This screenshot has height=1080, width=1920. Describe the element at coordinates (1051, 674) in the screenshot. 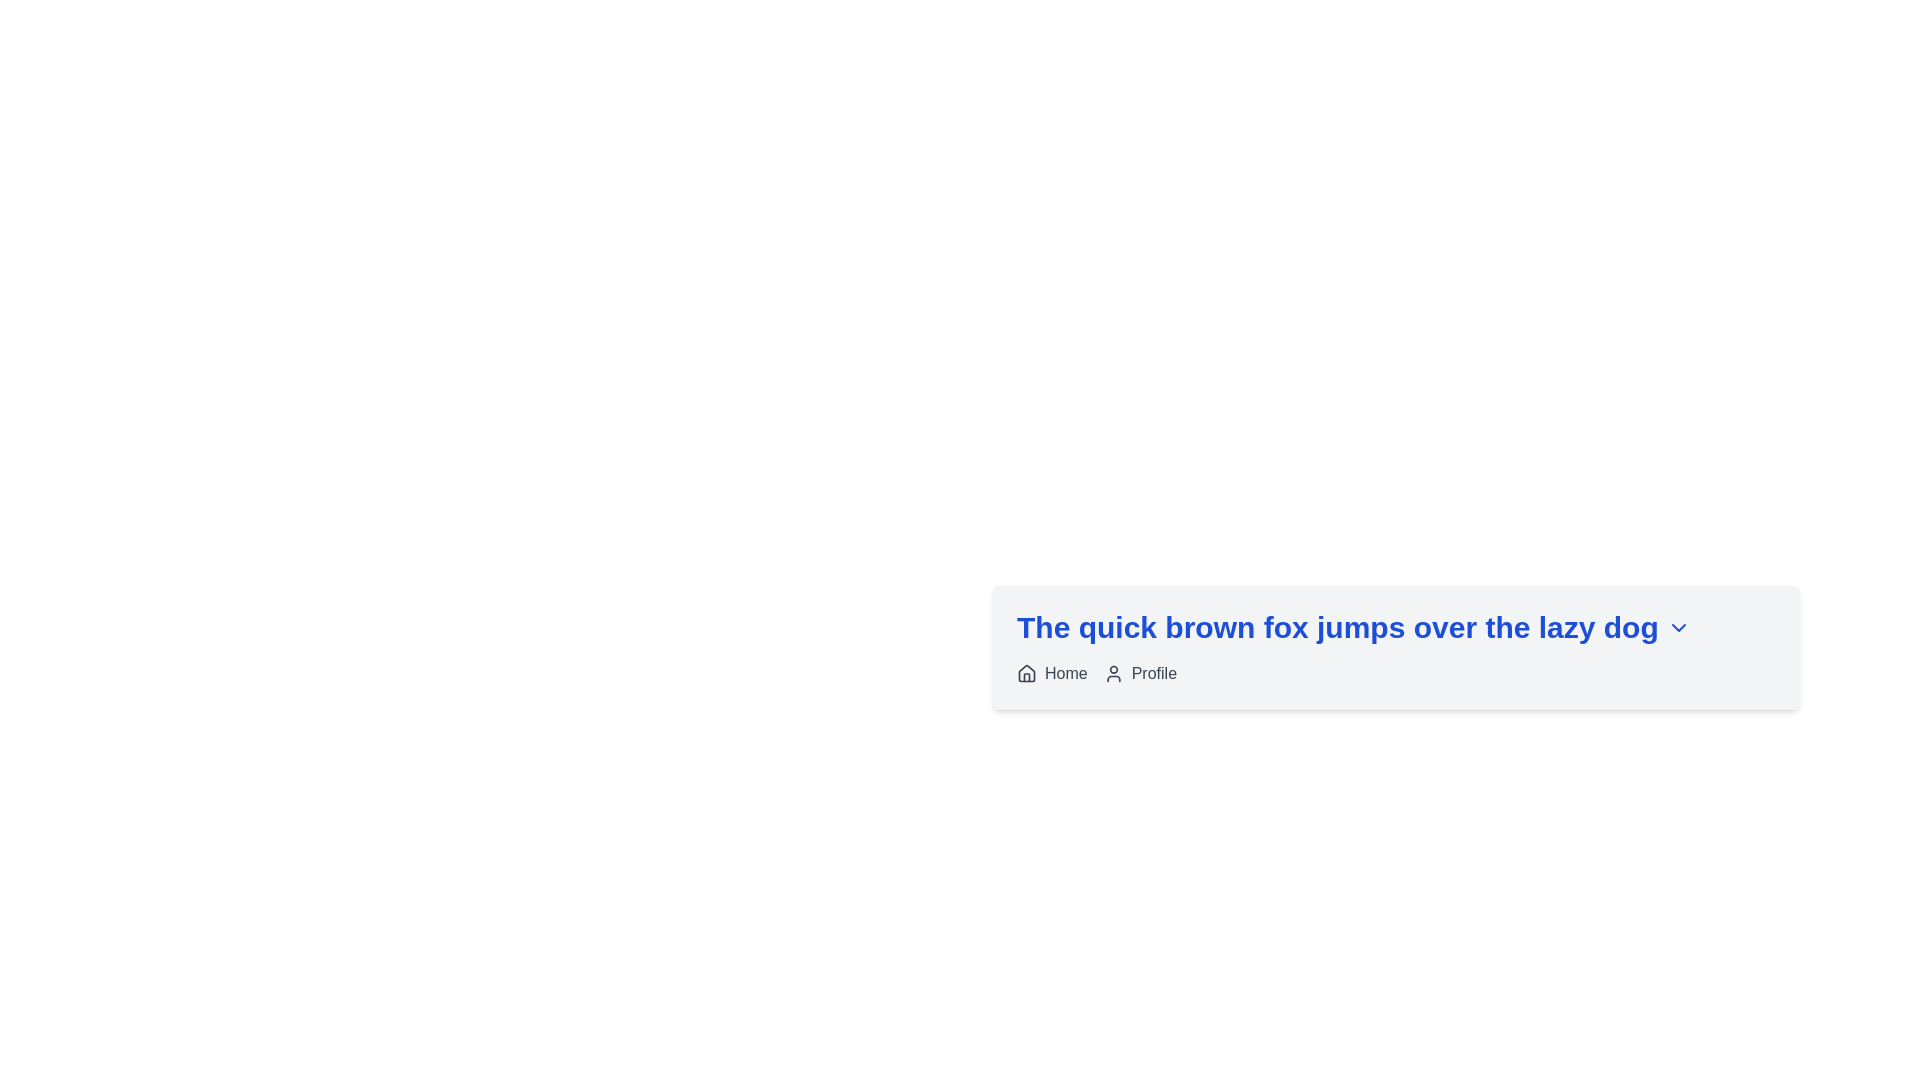

I see `the 'Home' navigation label located in the navigation bar, which is the first item among 'Home' and 'Profile'` at that location.